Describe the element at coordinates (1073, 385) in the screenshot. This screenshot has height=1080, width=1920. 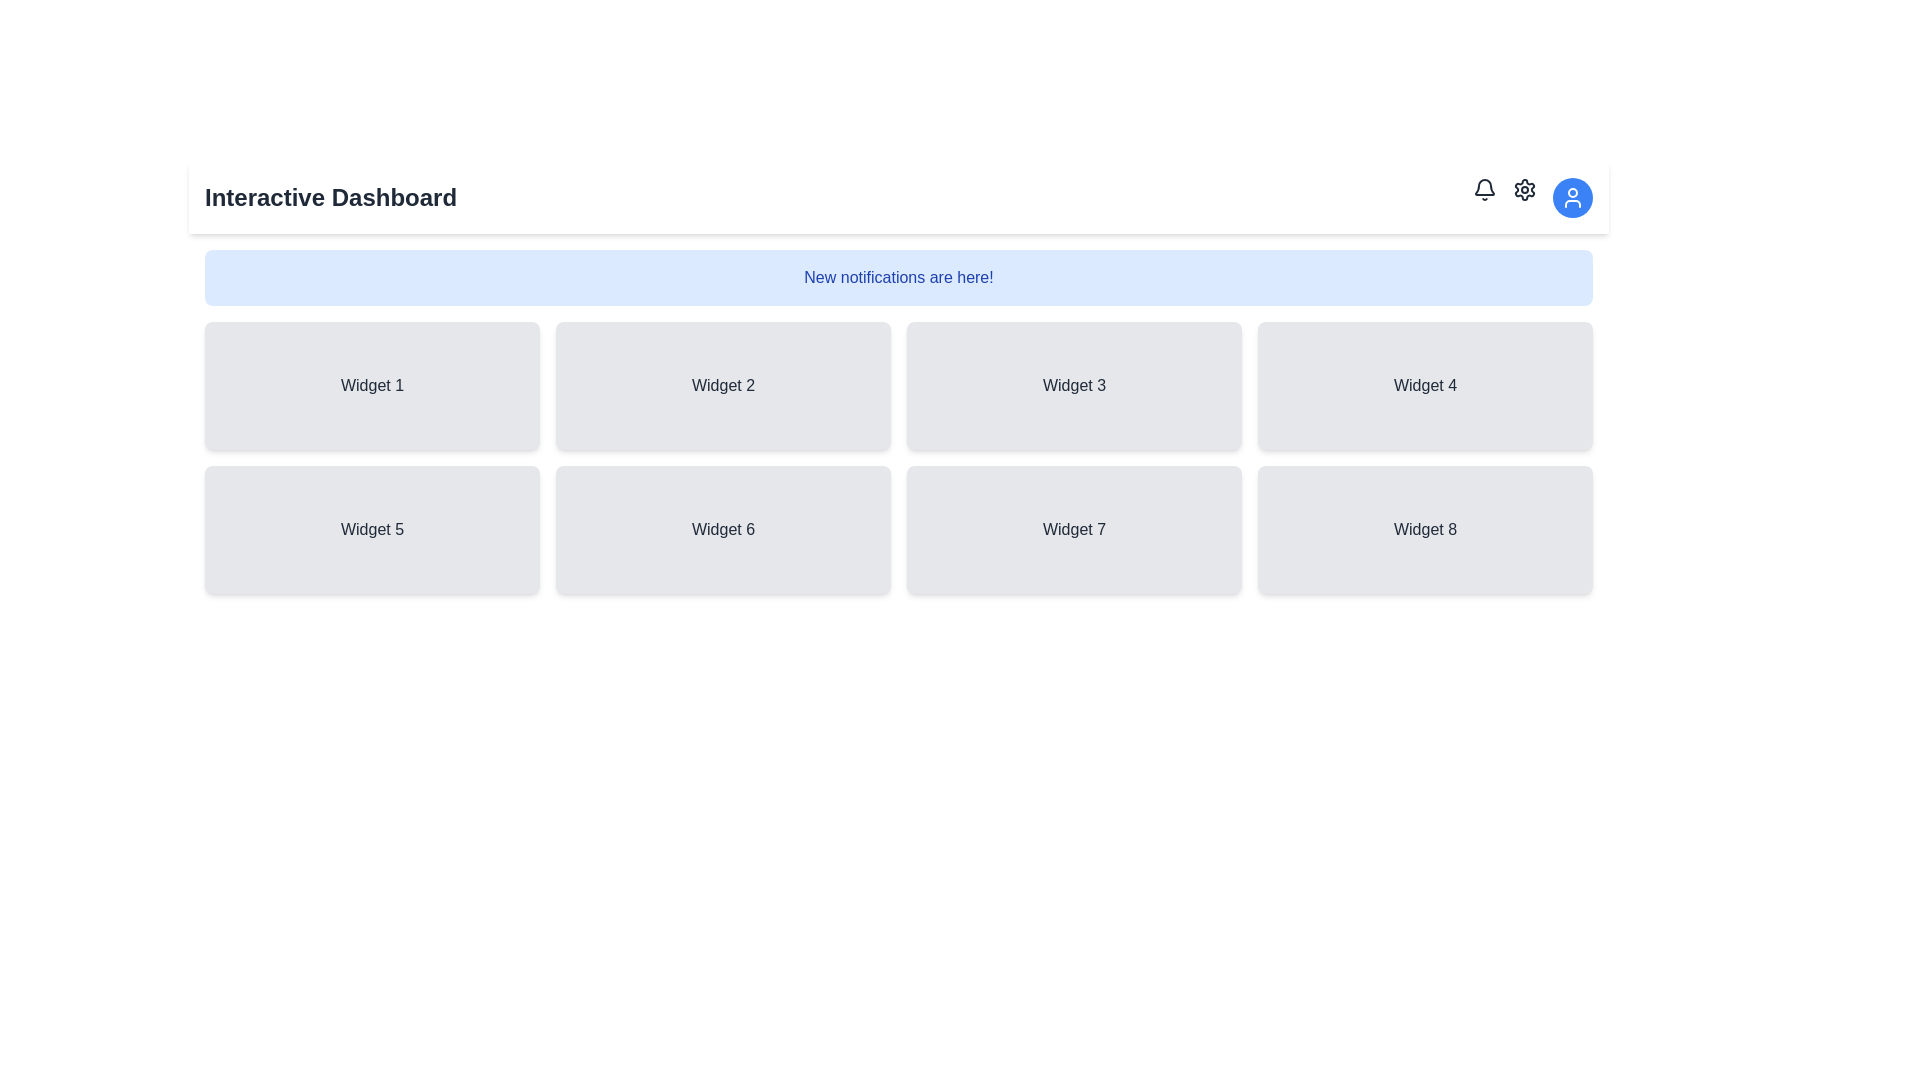
I see `the label 'Widget 3' on the gray panel with rounded corners located in the top row of the grid layout` at that location.